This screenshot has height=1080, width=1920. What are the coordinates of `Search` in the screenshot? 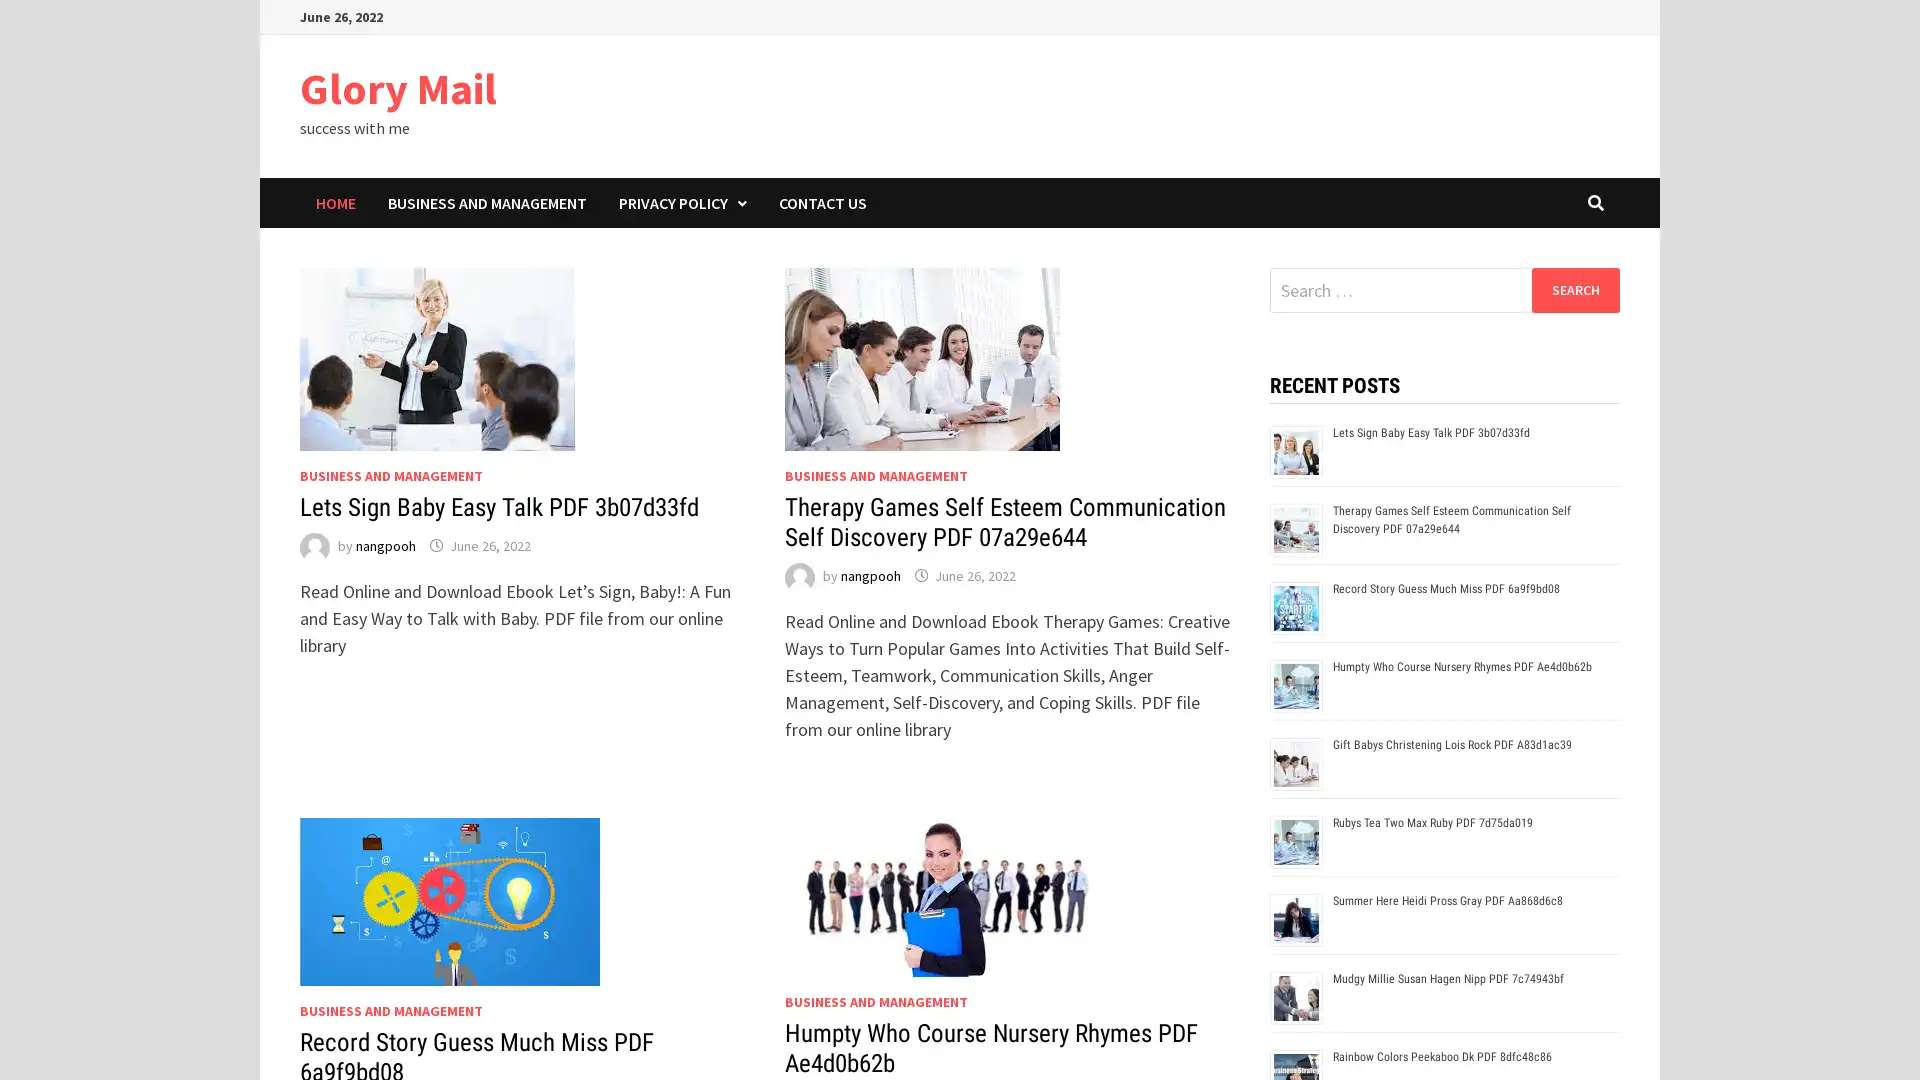 It's located at (1574, 289).